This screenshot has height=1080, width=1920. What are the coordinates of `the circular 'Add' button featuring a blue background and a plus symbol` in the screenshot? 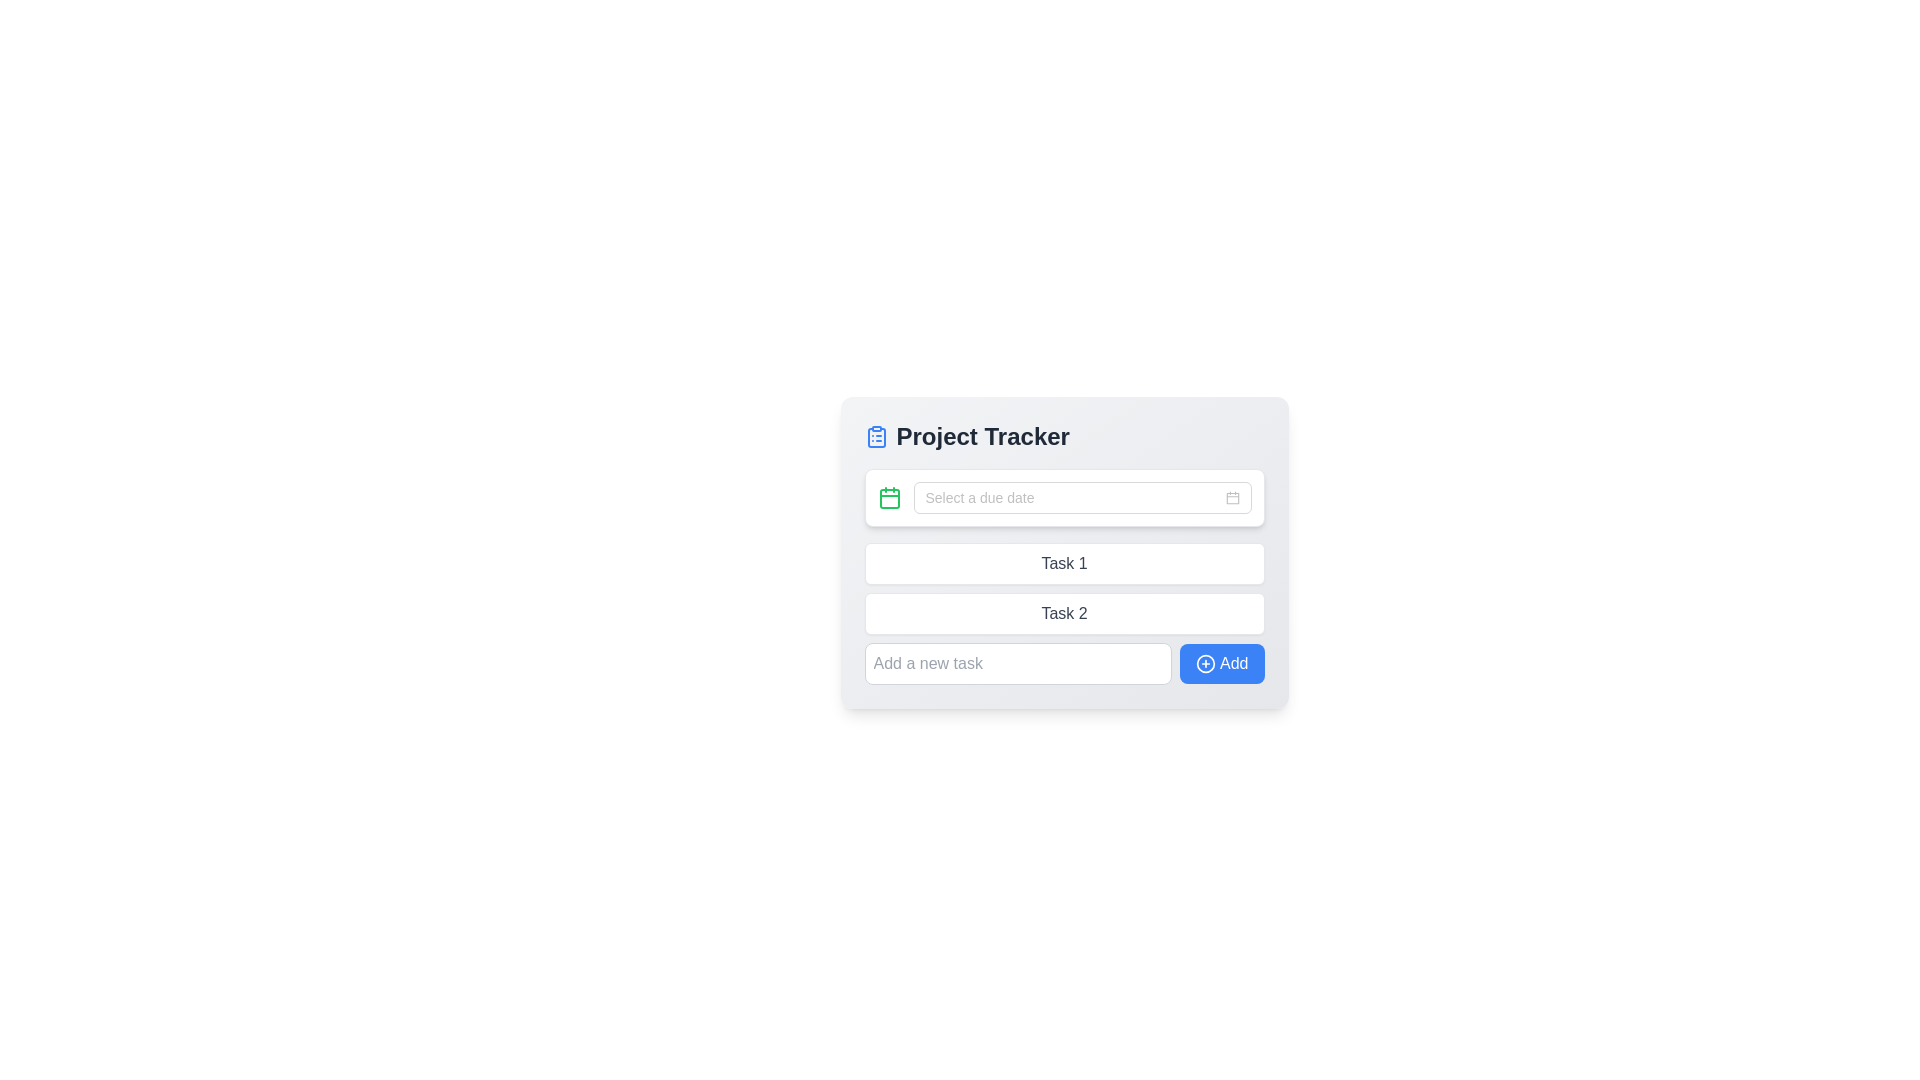 It's located at (1204, 663).